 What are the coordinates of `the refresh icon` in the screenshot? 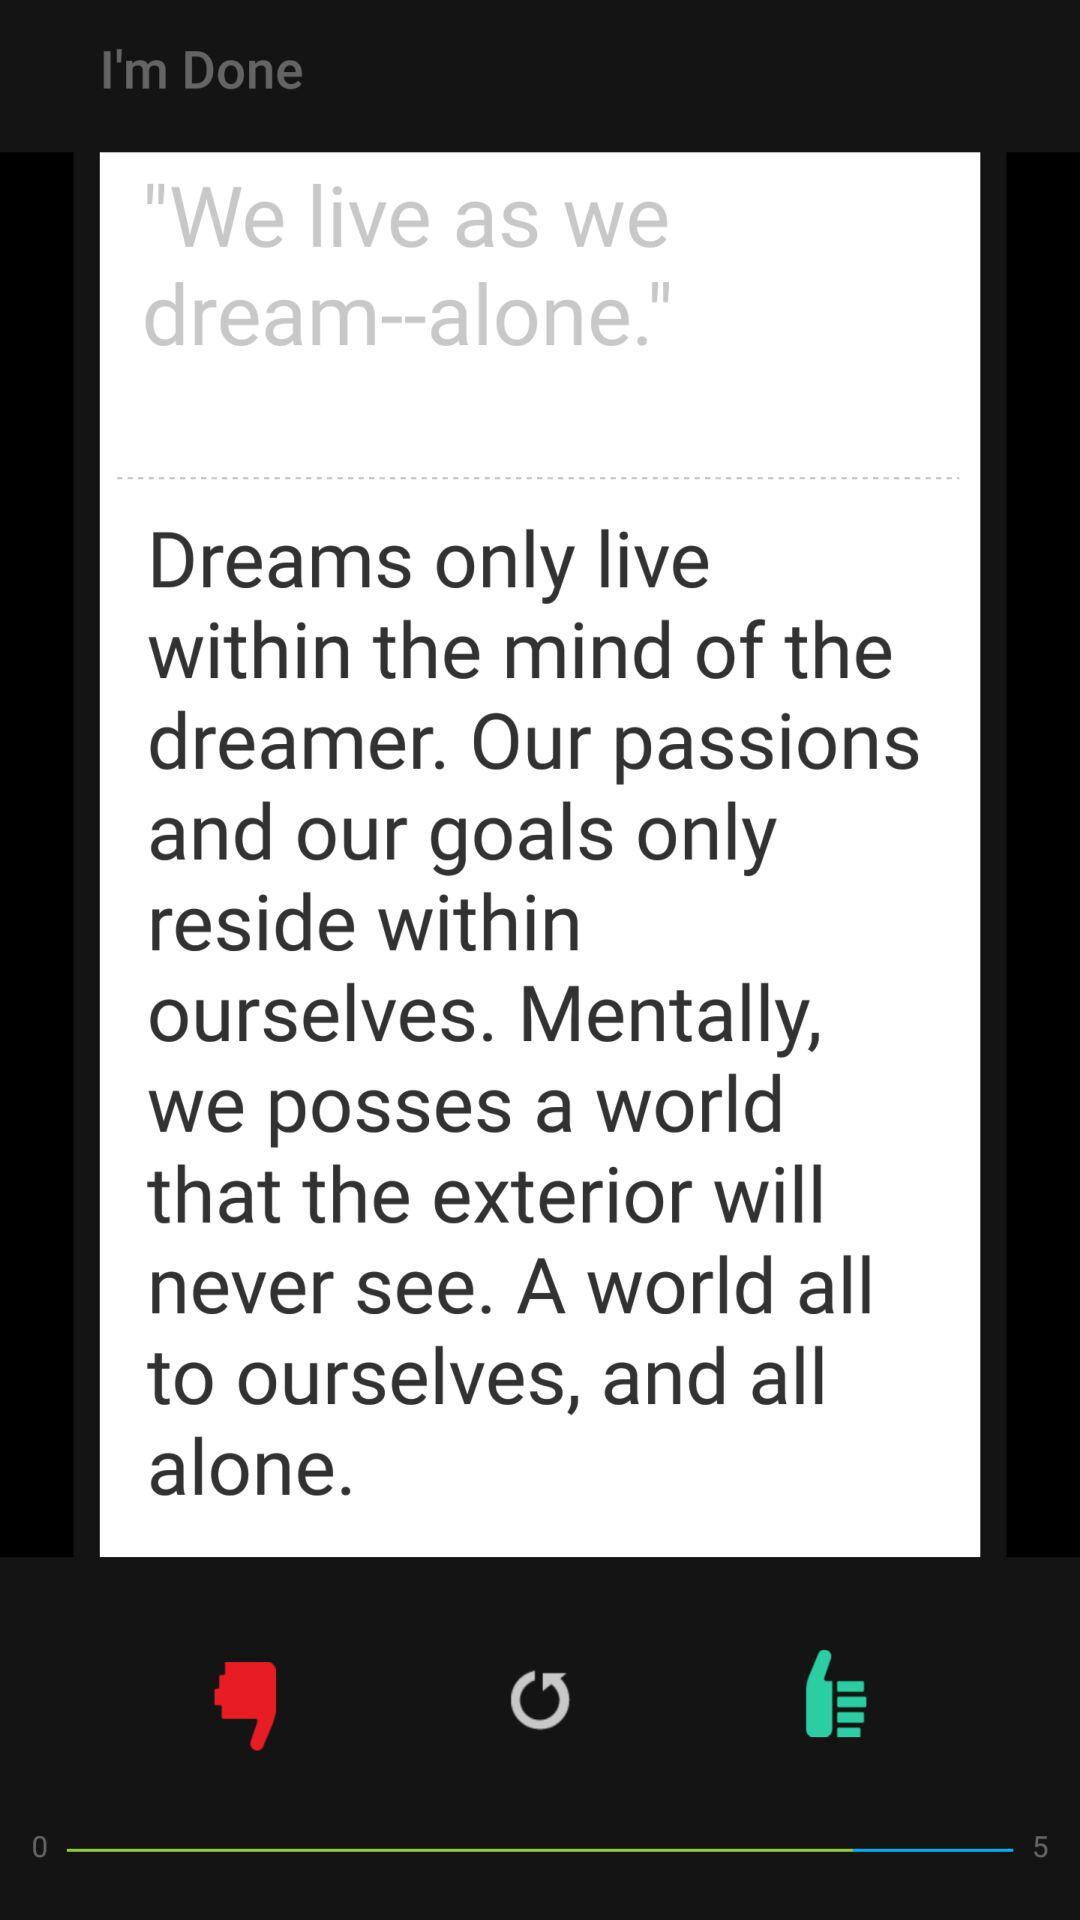 It's located at (540, 1698).